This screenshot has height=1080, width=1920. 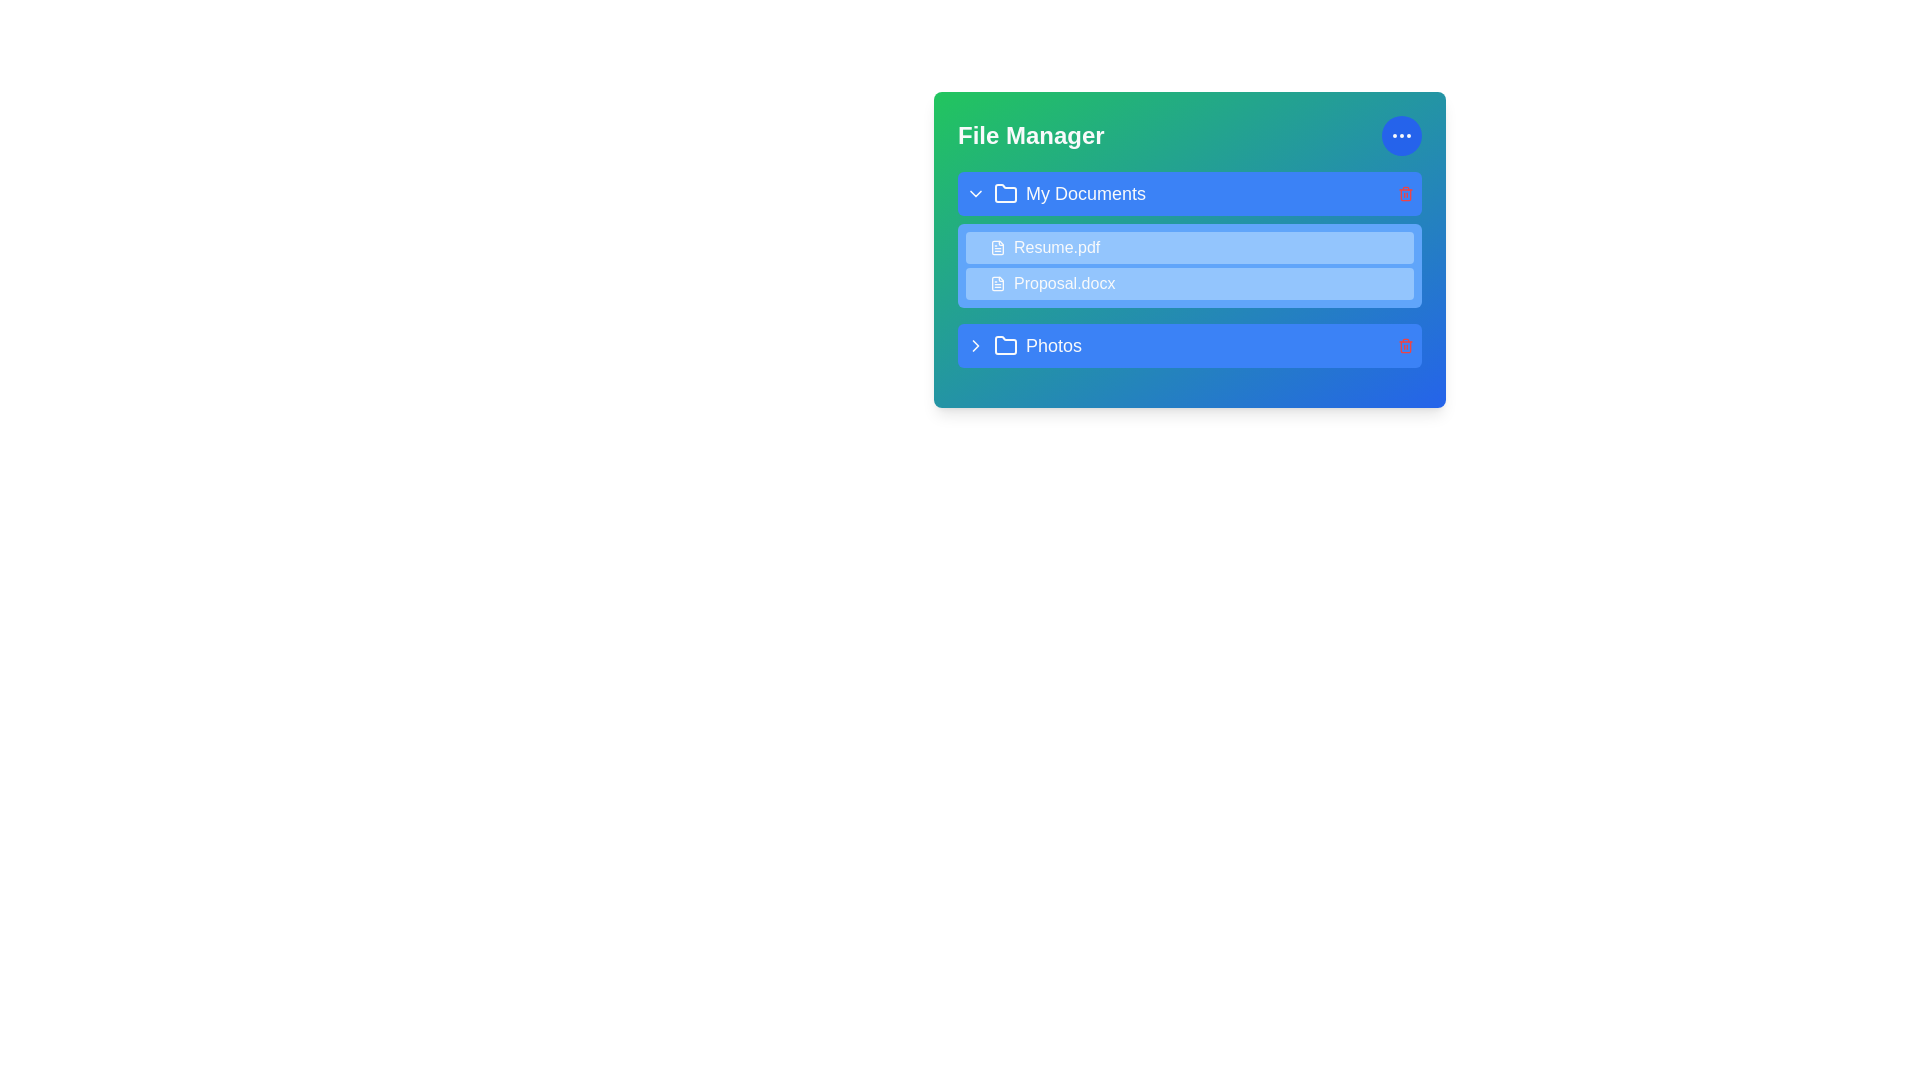 What do you see at coordinates (1006, 344) in the screenshot?
I see `the folder icon, which is a blue rectangular shape with a folded edge, located to the left of the 'Photos' label in the file manager interface` at bounding box center [1006, 344].